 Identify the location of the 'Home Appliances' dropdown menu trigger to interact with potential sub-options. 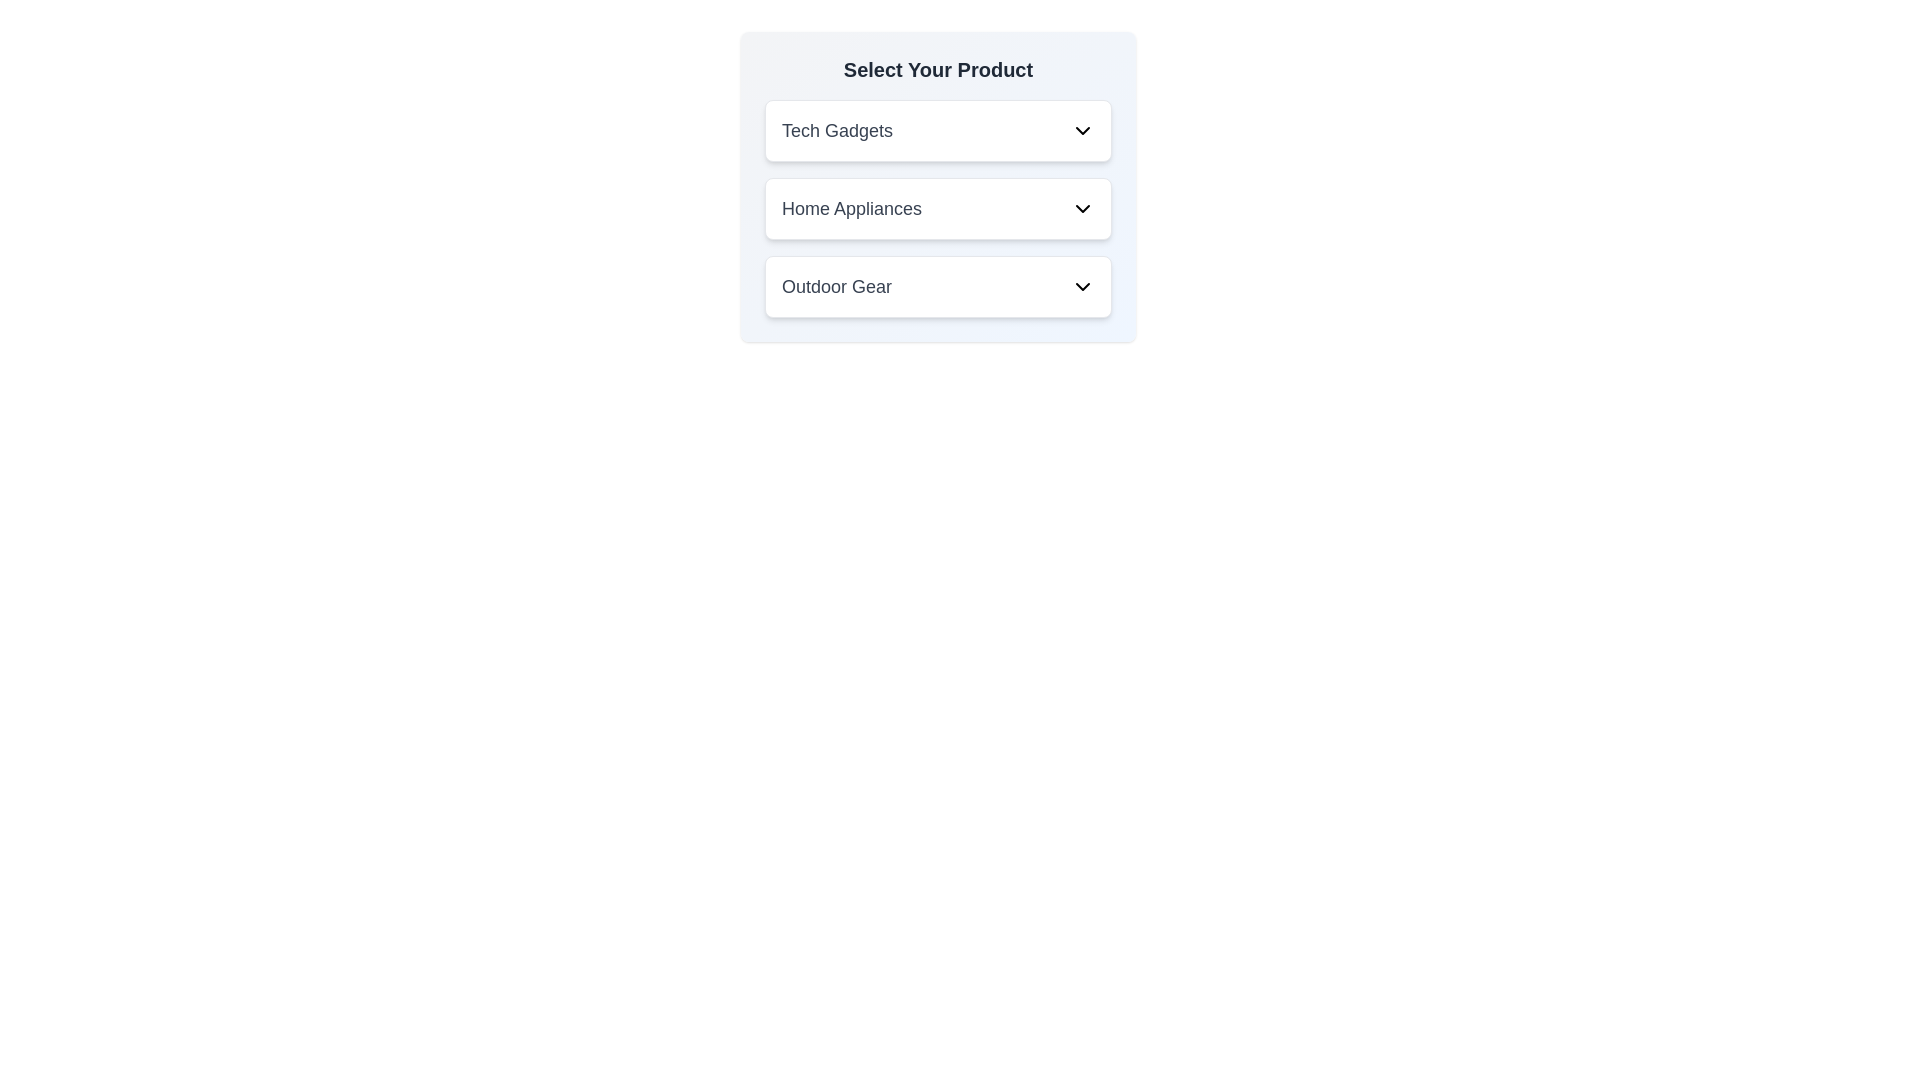
(937, 208).